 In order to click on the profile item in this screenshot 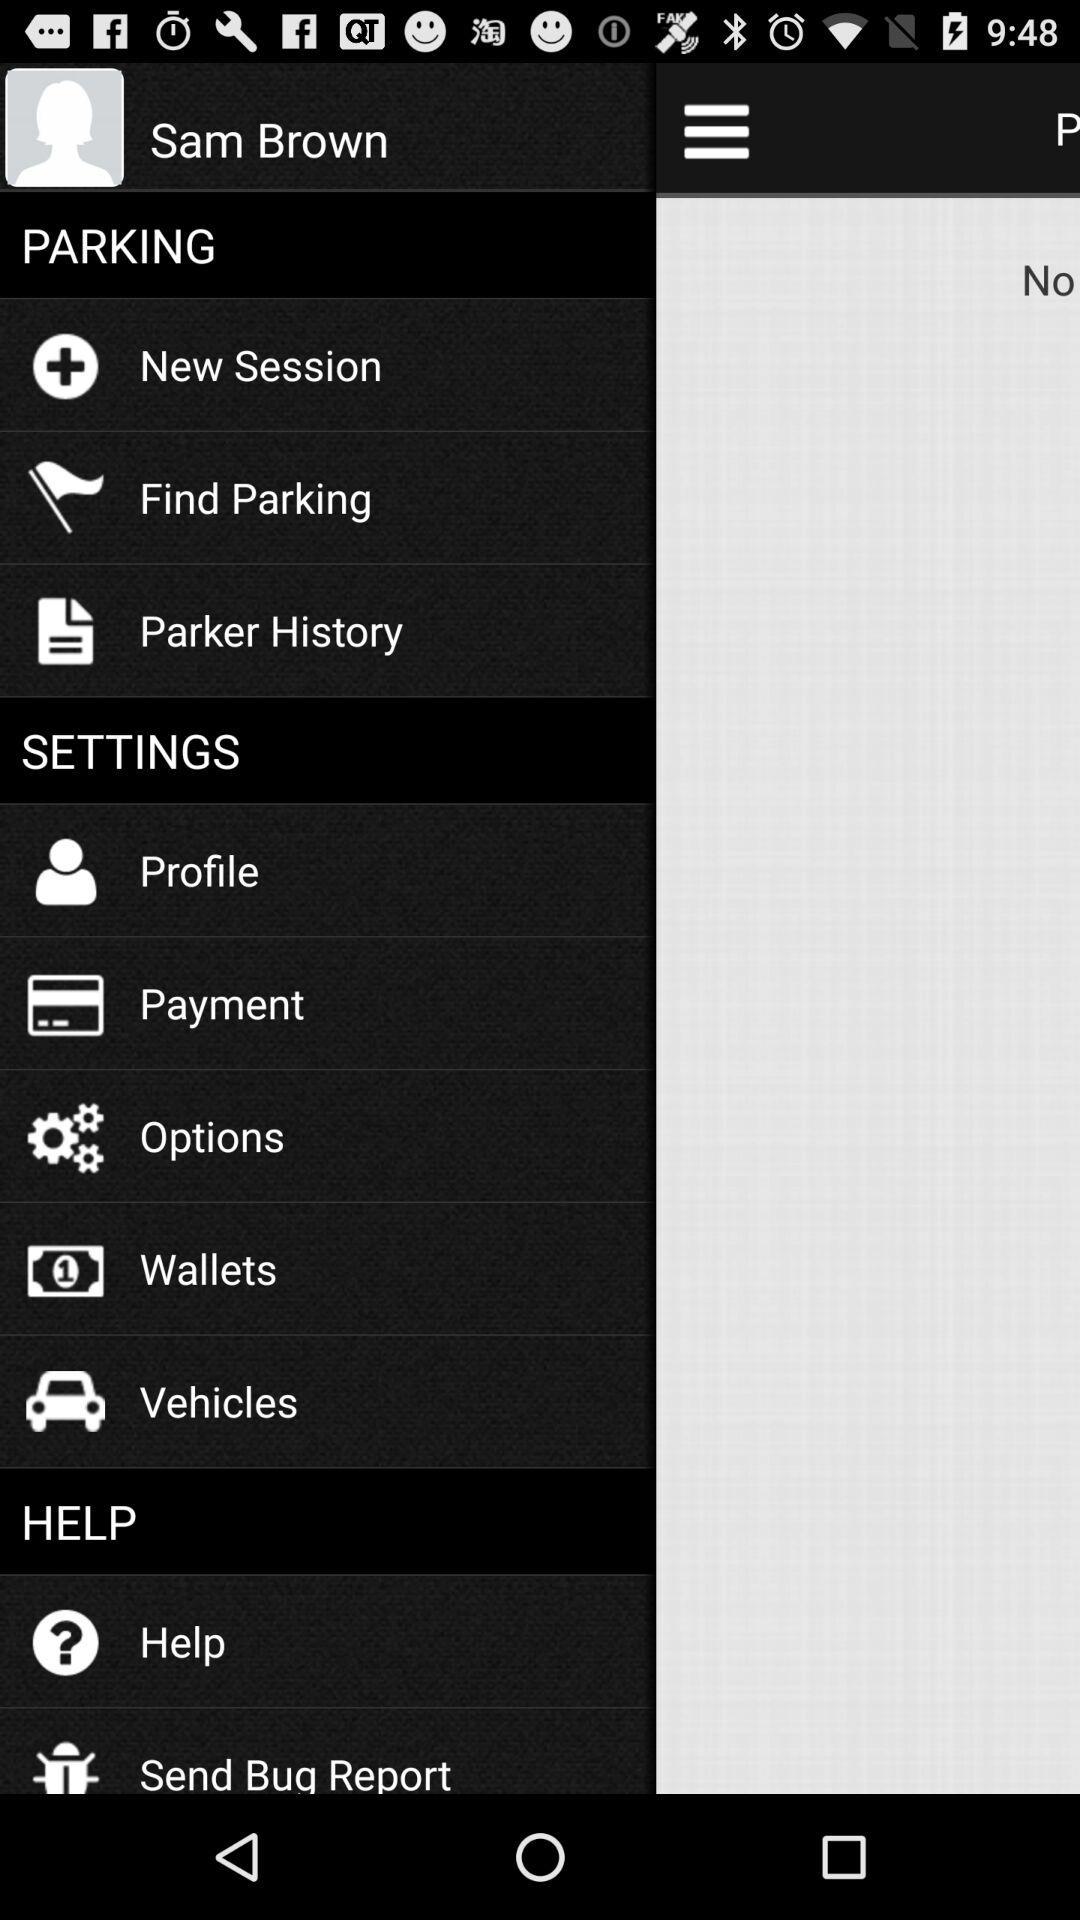, I will do `click(199, 869)`.